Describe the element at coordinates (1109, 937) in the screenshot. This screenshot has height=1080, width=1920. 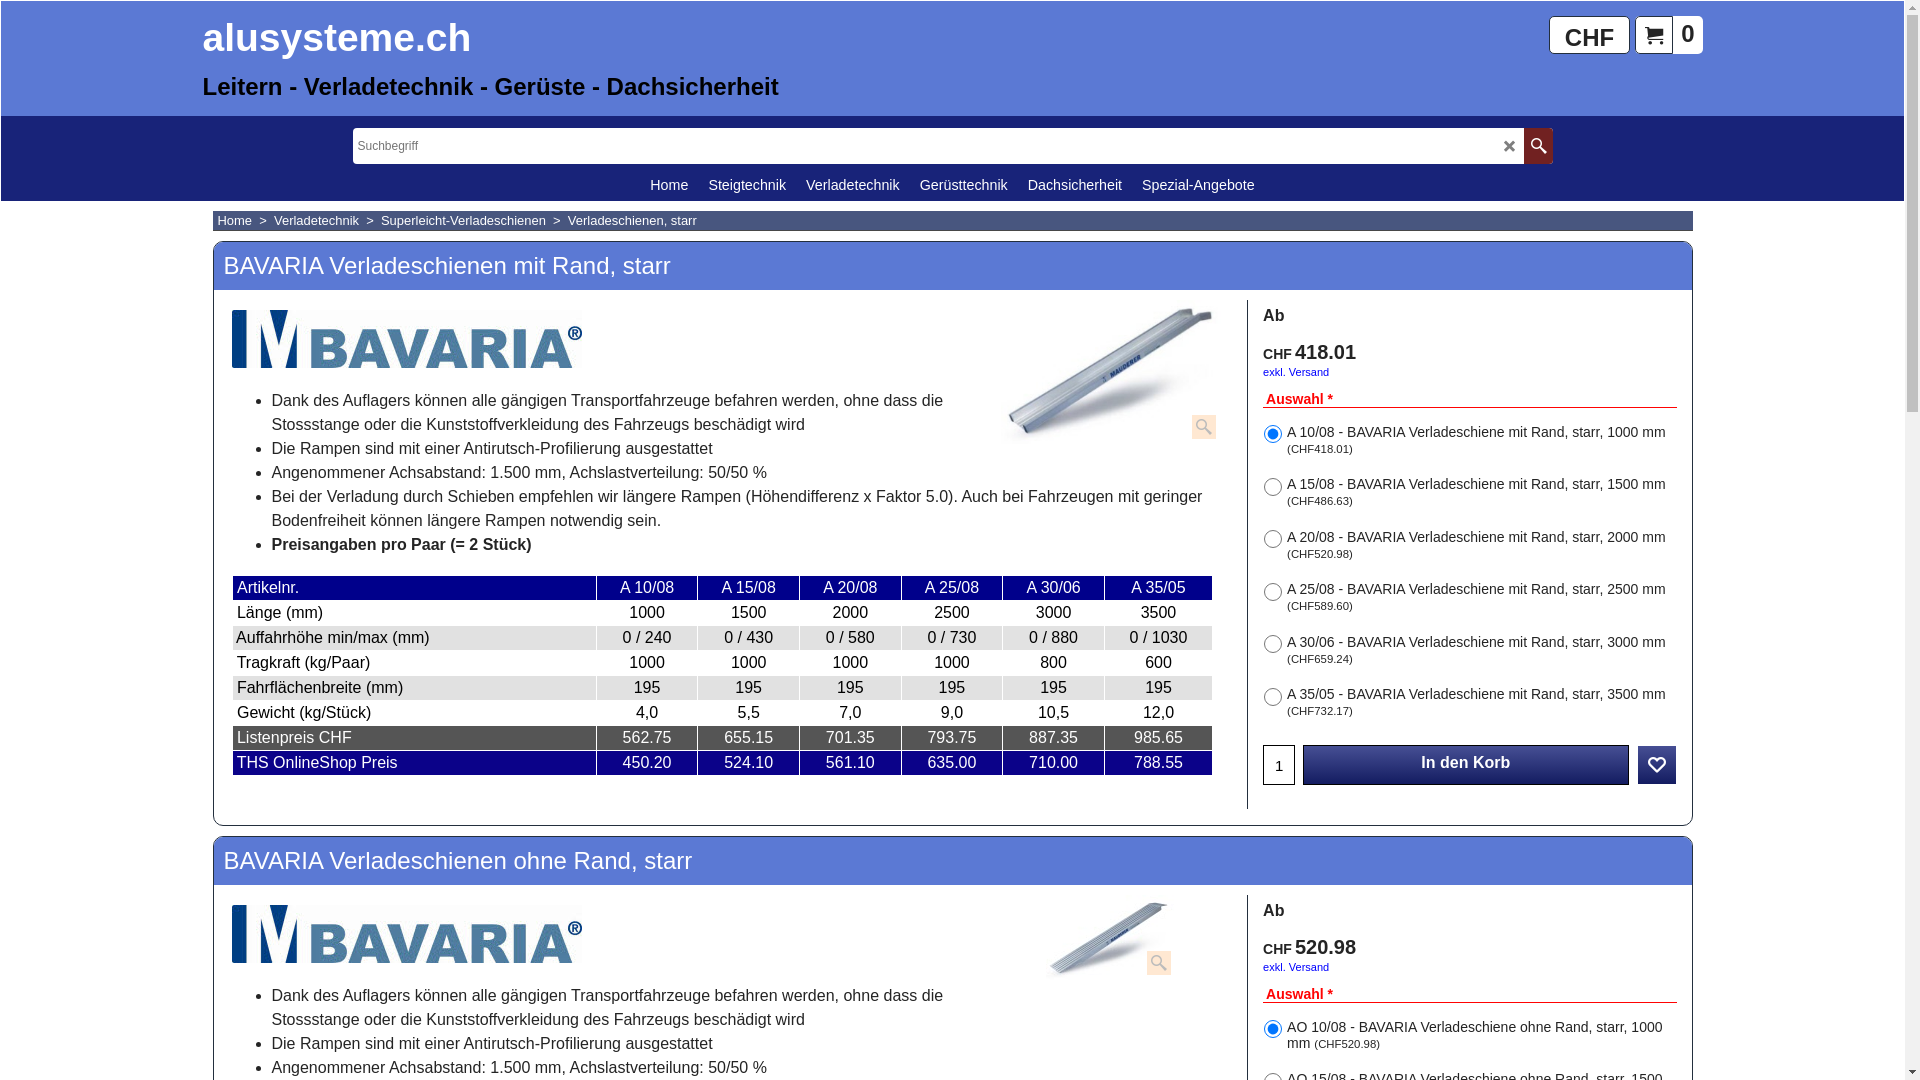
I see `'BAVARIA Verladeschiene ohne Rand, starr'` at that location.